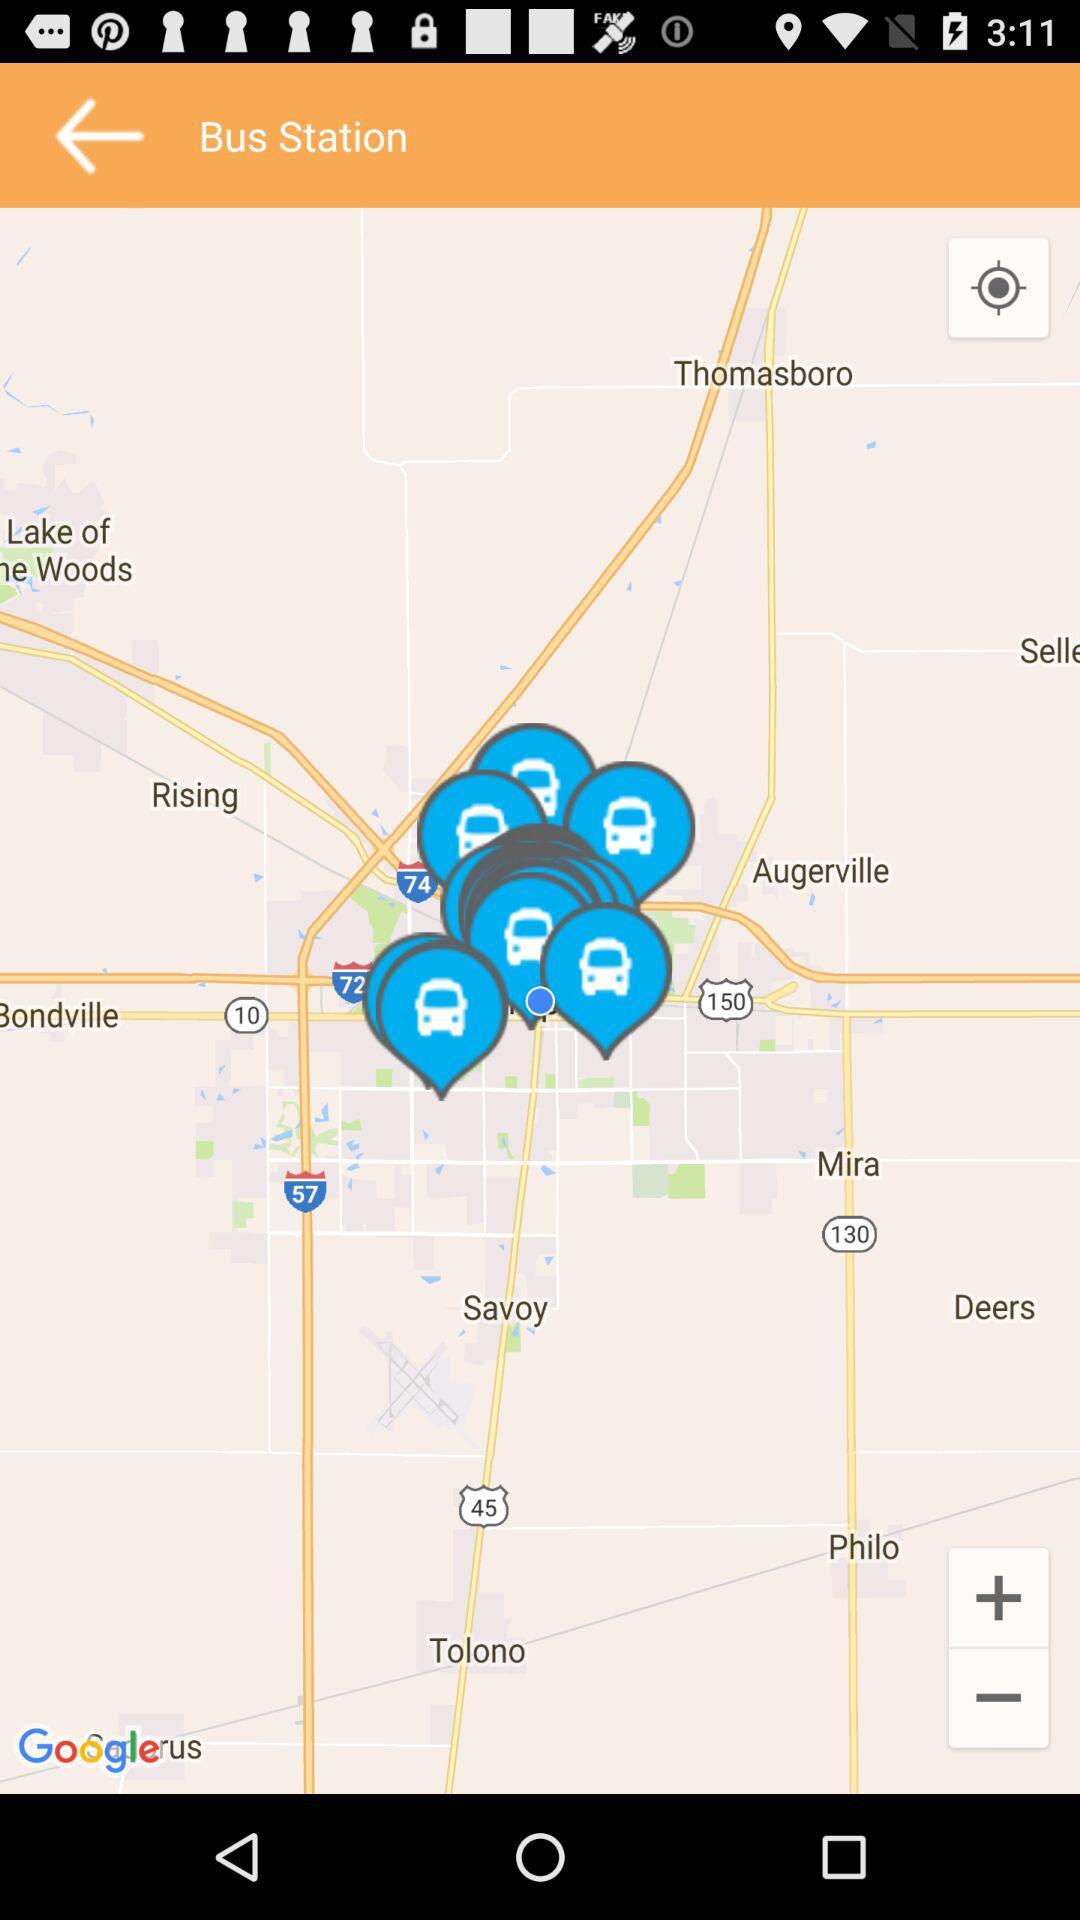 This screenshot has width=1080, height=1920. What do you see at coordinates (998, 1707) in the screenshot?
I see `the add icon` at bounding box center [998, 1707].